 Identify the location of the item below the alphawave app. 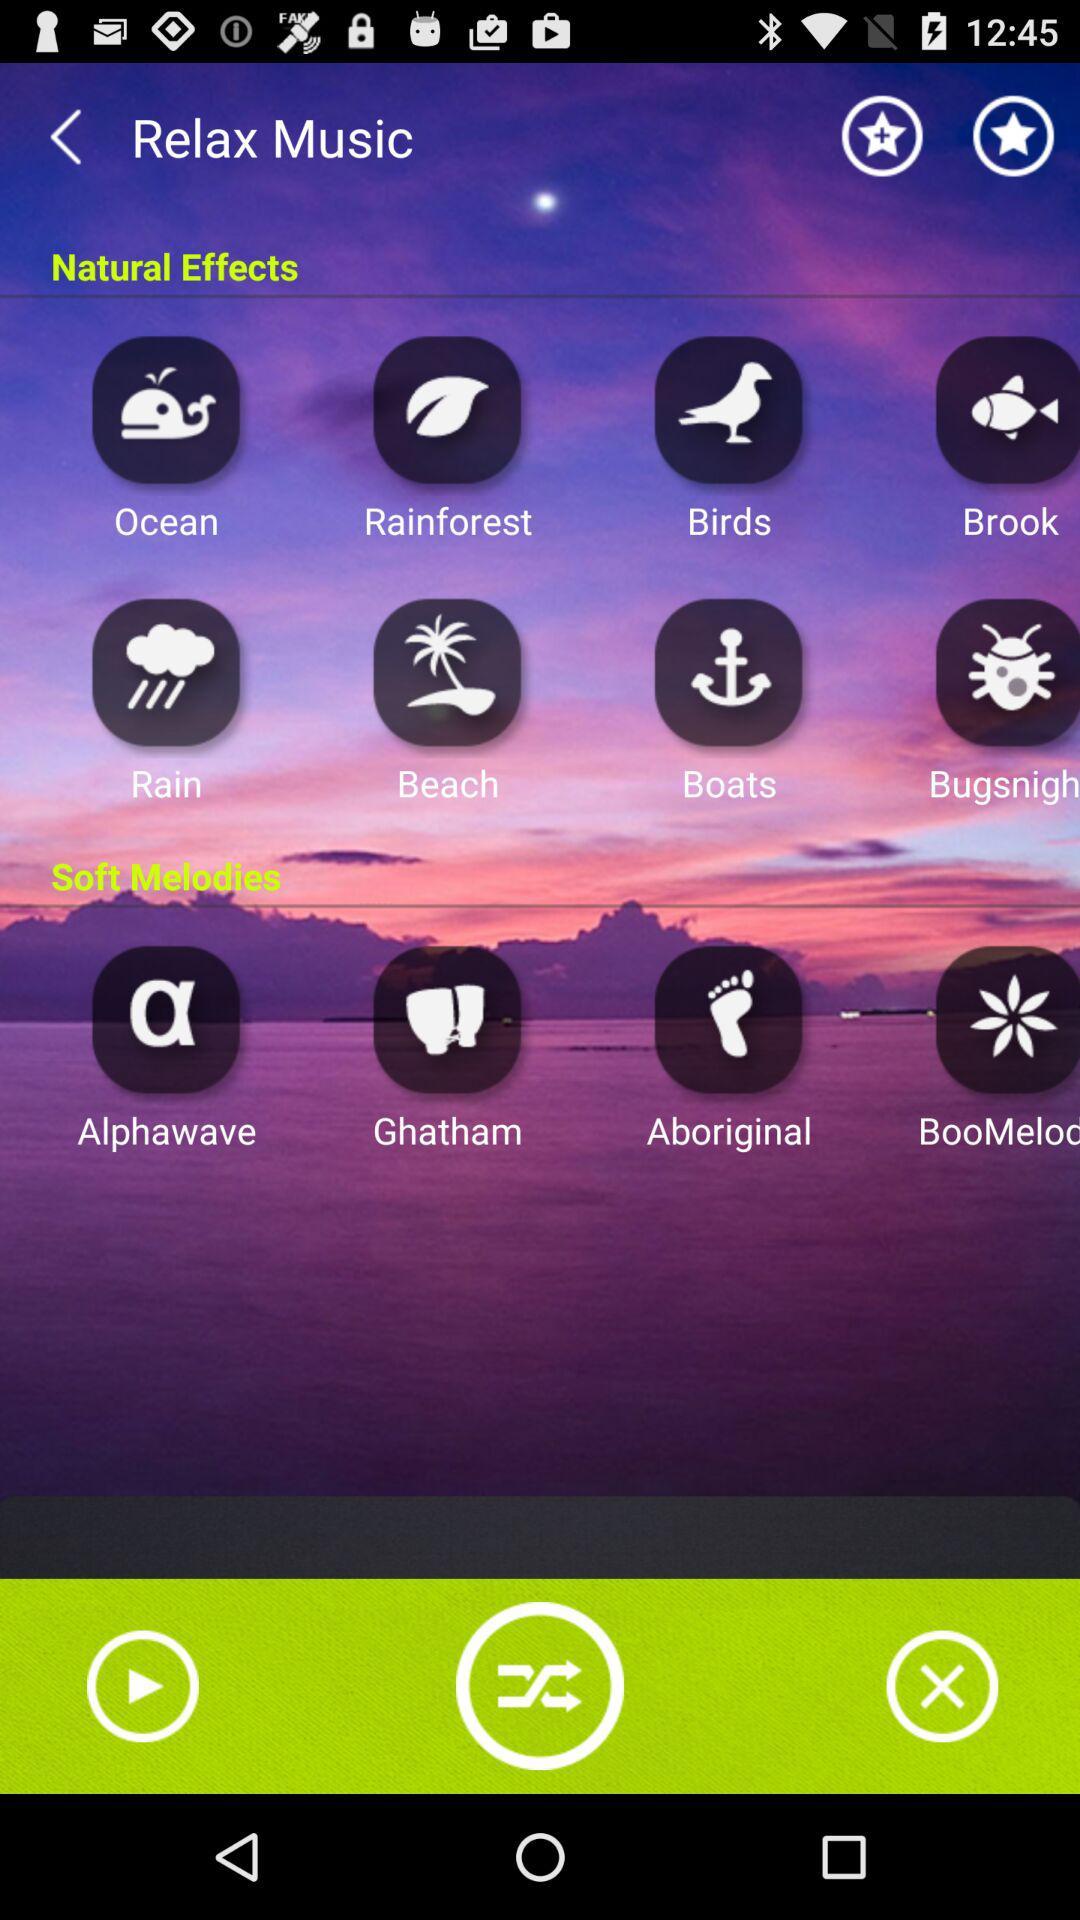
(141, 1685).